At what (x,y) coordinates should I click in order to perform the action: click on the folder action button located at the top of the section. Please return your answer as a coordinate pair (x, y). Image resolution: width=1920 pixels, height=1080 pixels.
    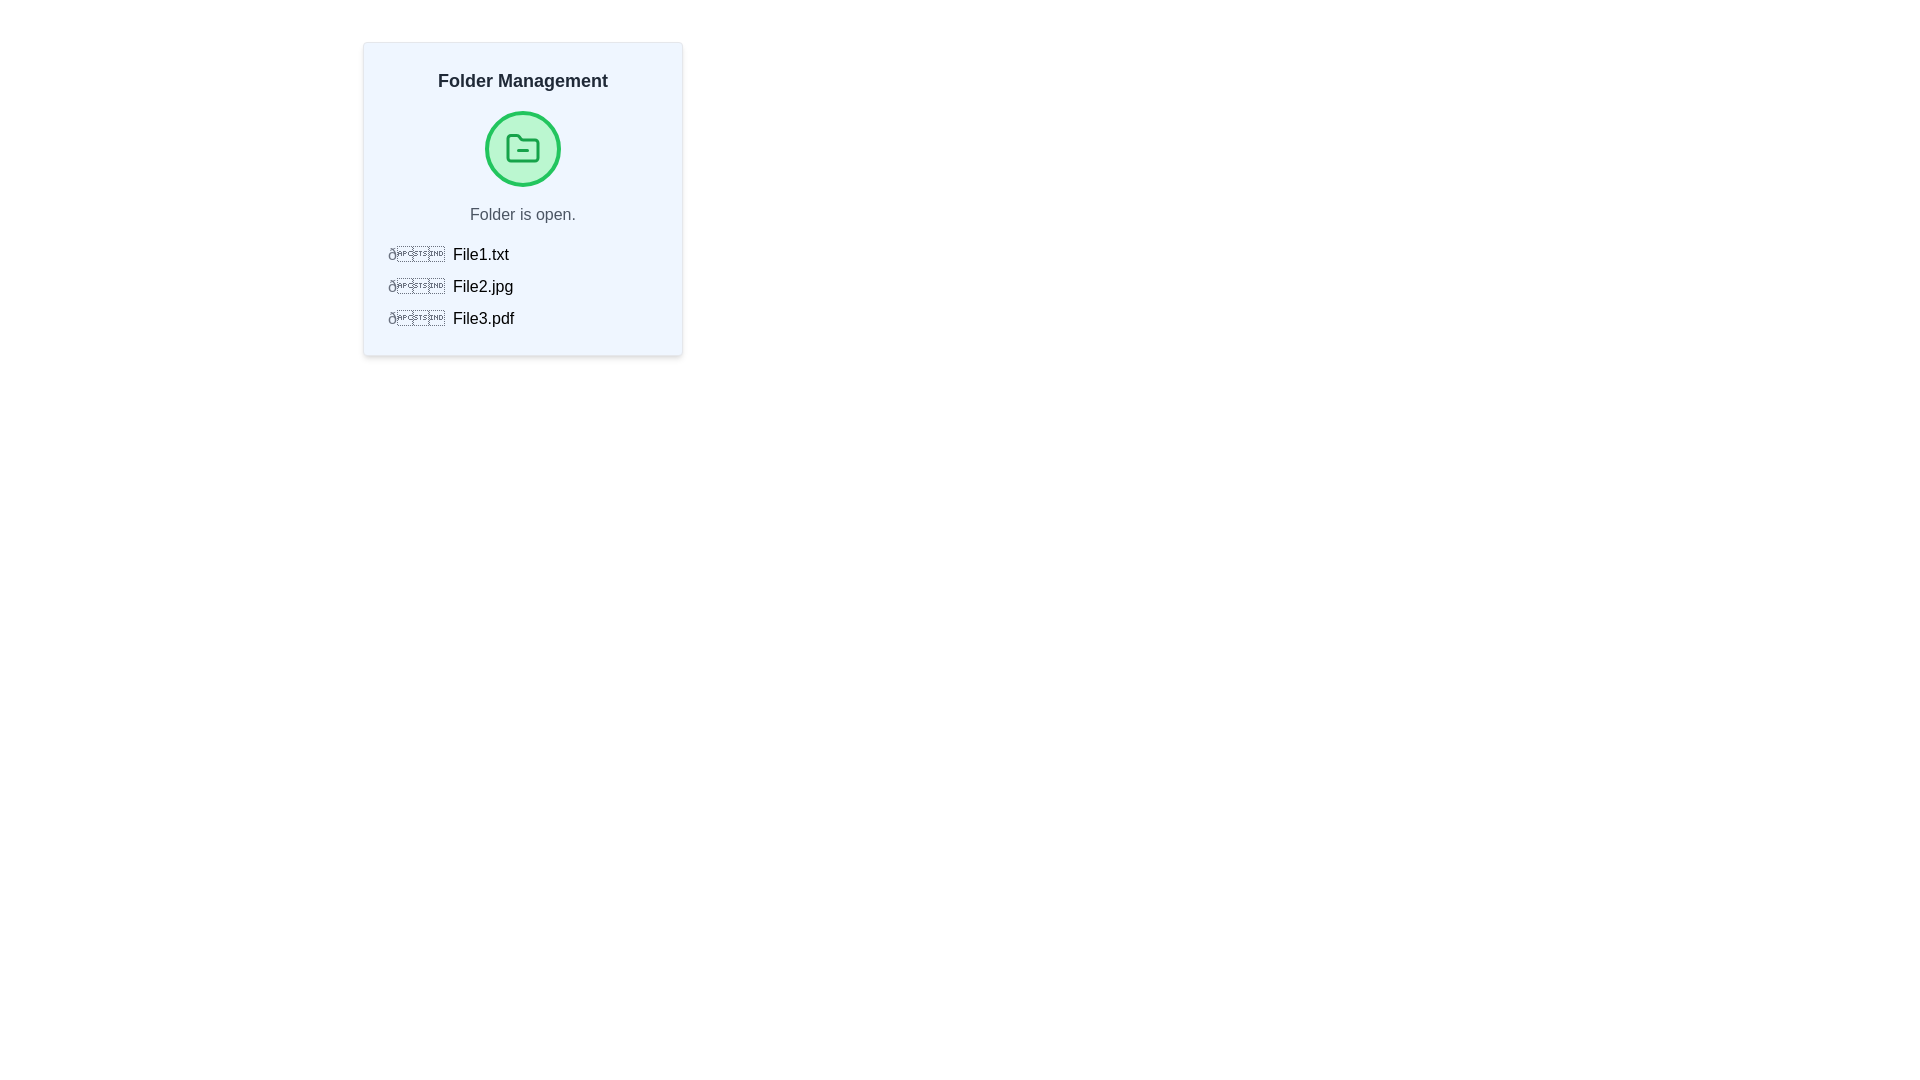
    Looking at the image, I should click on (523, 148).